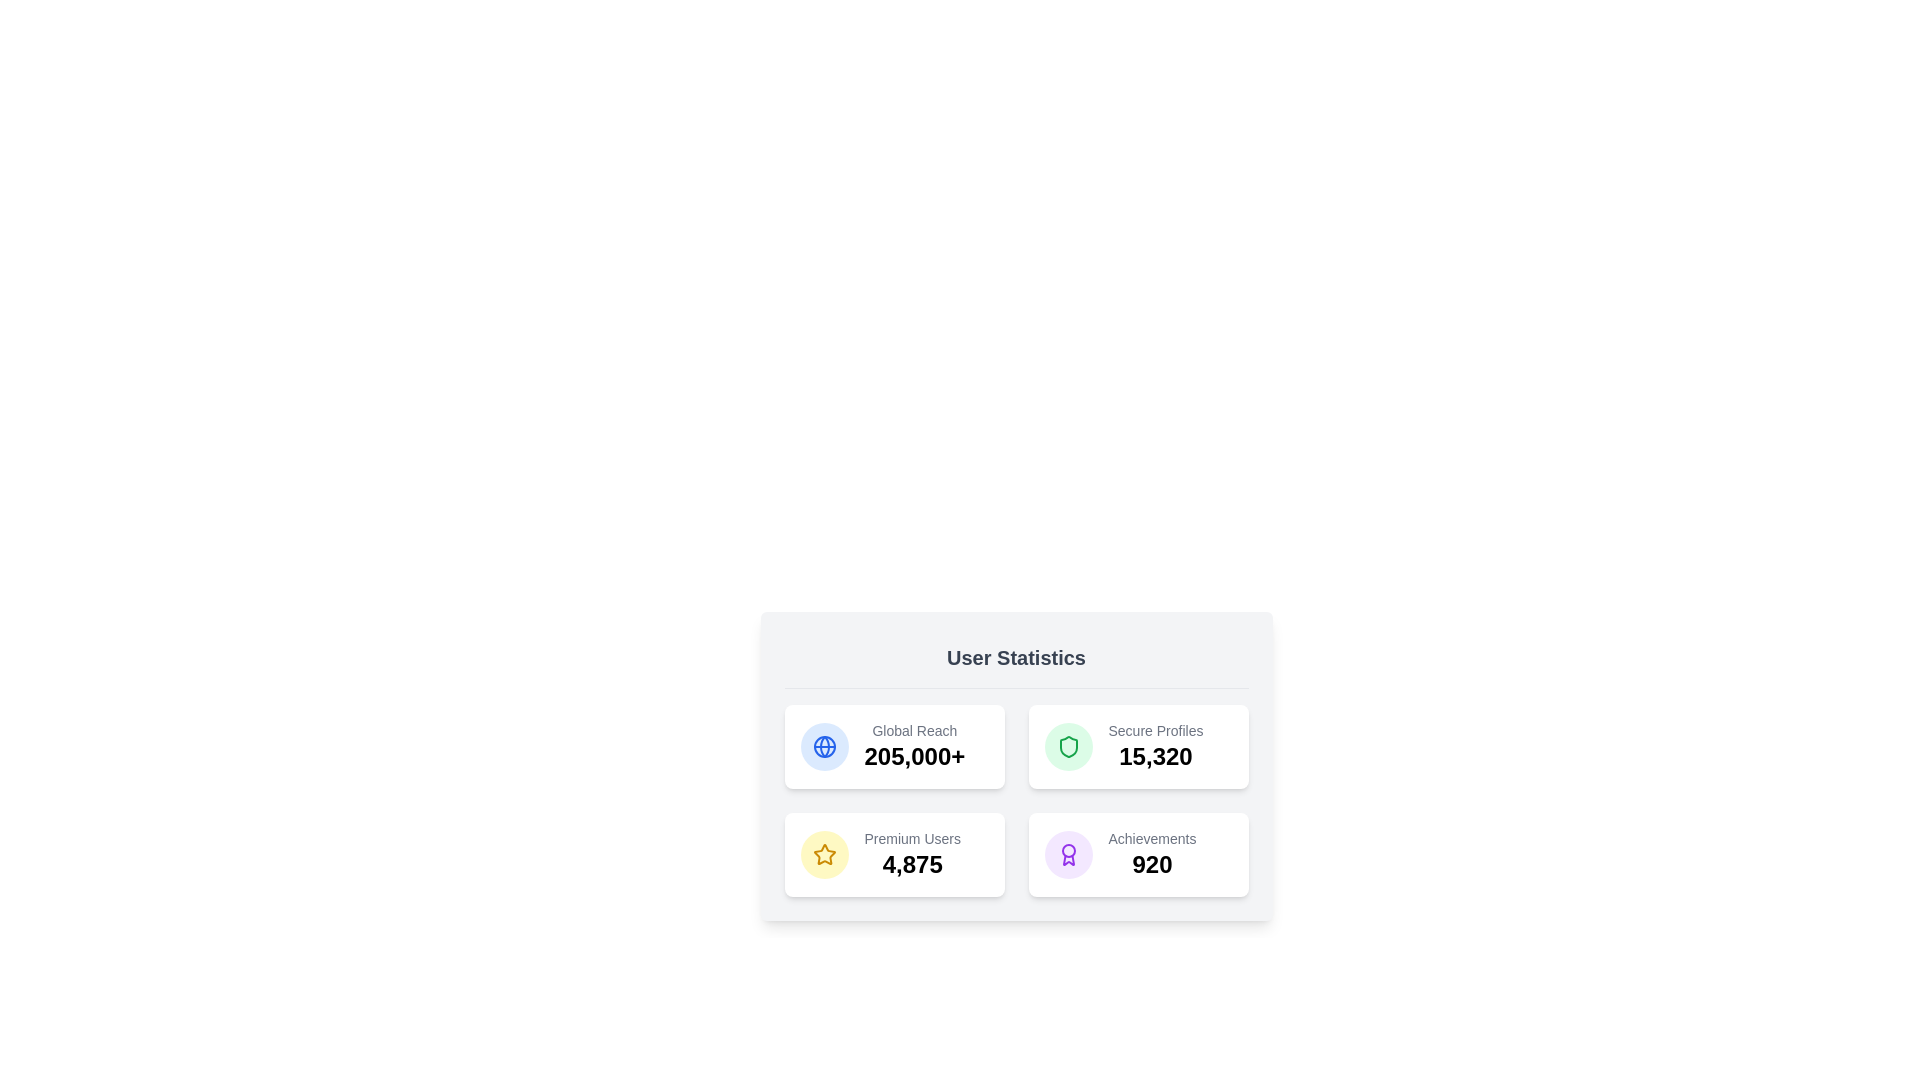 The height and width of the screenshot is (1080, 1920). I want to click on the star icon representing 'Premium Users' located in the bottom-left cell of the 'User Statistics' card, so click(824, 855).